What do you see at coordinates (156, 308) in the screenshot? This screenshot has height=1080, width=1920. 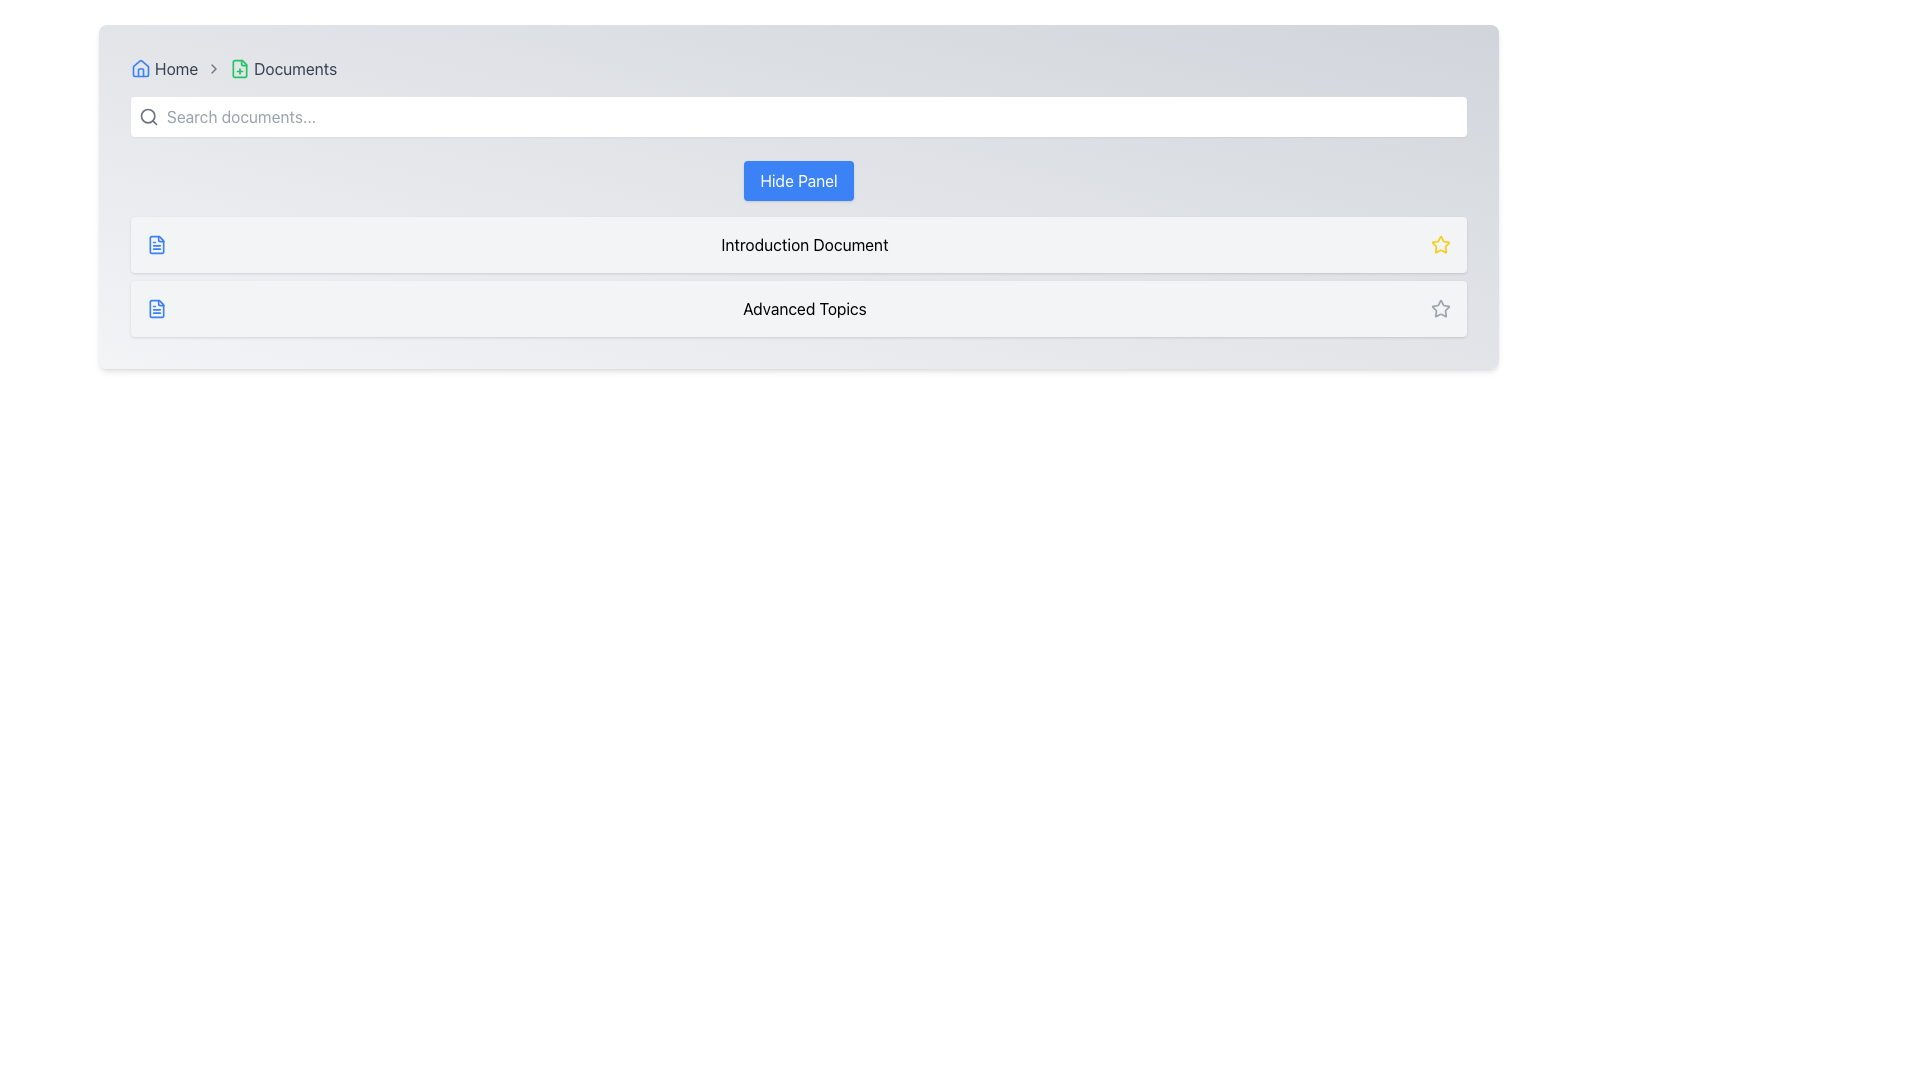 I see `the document-shaped icon with a blue outline and white center located on the left side of the second row in the list-like structure` at bounding box center [156, 308].